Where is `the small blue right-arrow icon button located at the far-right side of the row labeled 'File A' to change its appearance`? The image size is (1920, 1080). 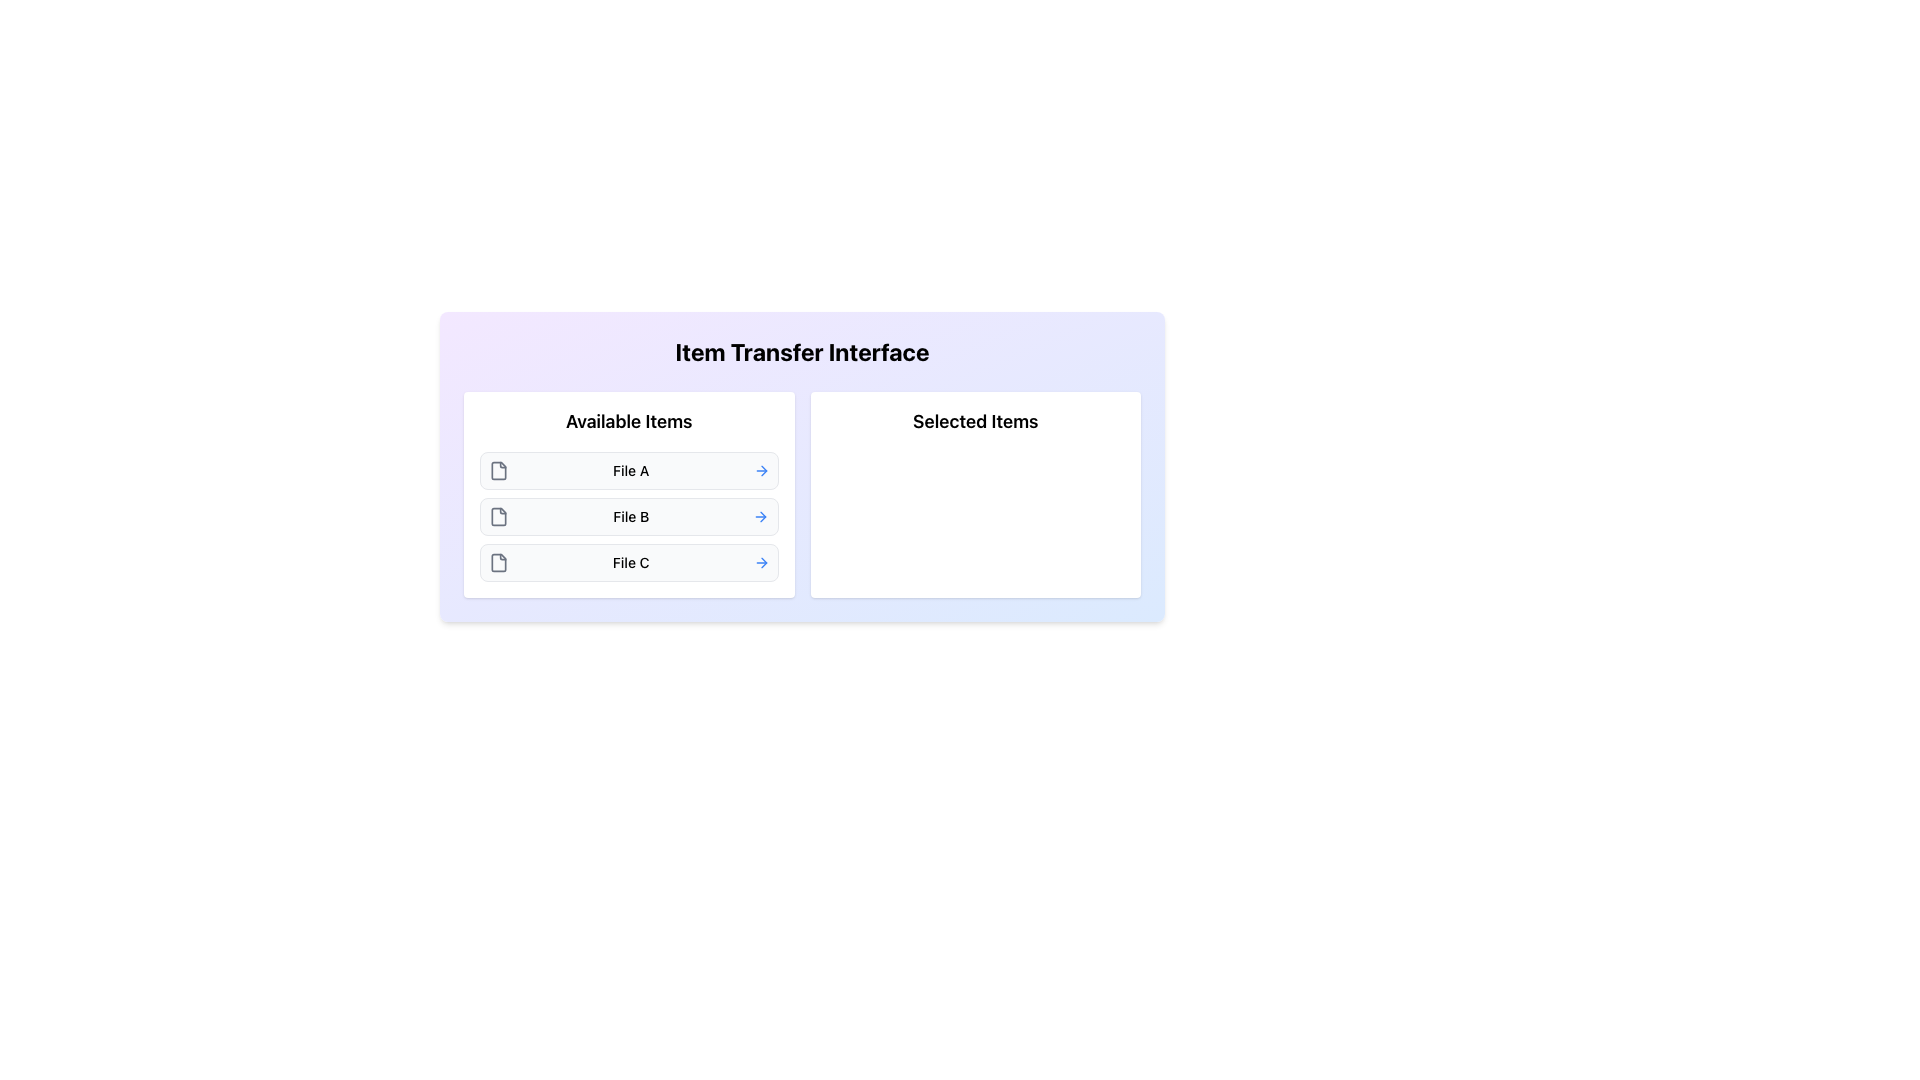
the small blue right-arrow icon button located at the far-right side of the row labeled 'File A' to change its appearance is located at coordinates (760, 470).